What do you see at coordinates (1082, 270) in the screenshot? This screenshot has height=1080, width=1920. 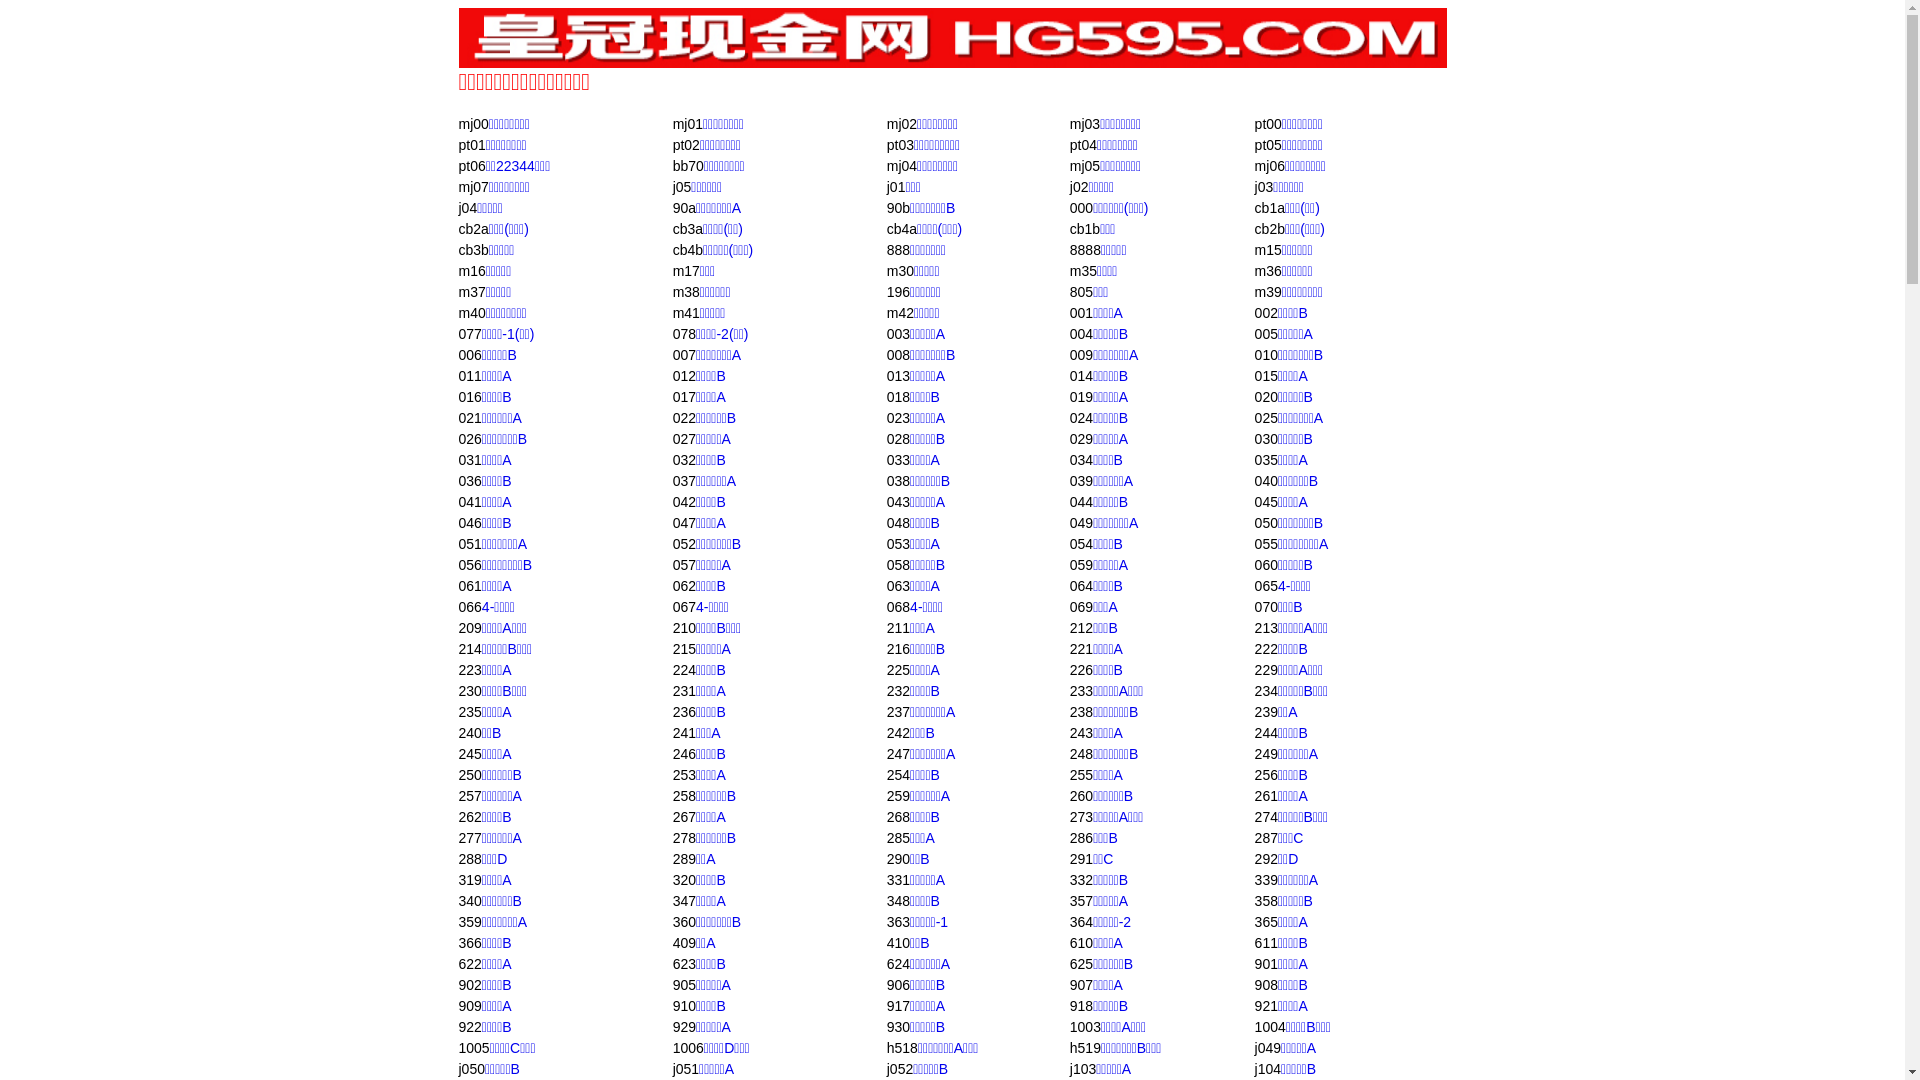 I see `'m35'` at bounding box center [1082, 270].